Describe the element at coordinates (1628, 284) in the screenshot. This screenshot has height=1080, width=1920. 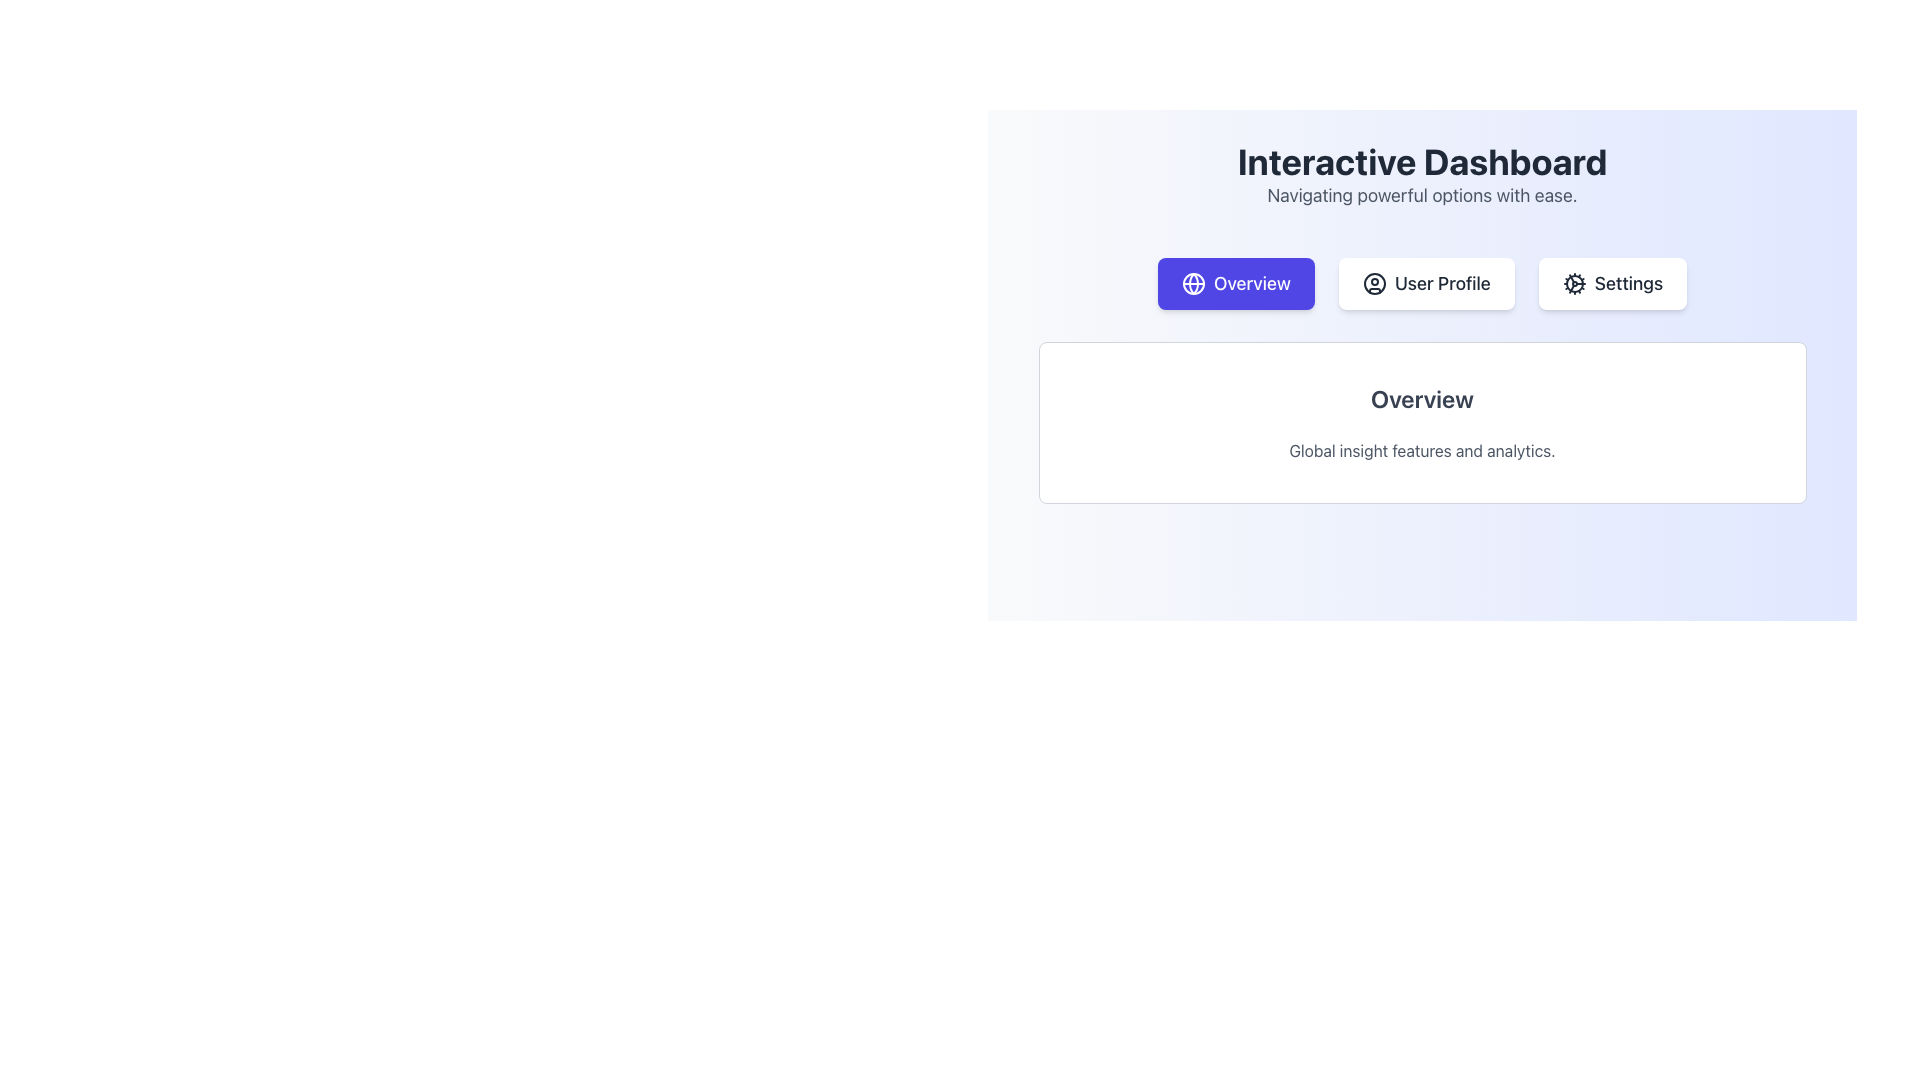
I see `the text label that indicates the purpose of the button for navigating to the settings interface, located to the right of the 'User Profile' button in the horizontal row of buttons` at that location.